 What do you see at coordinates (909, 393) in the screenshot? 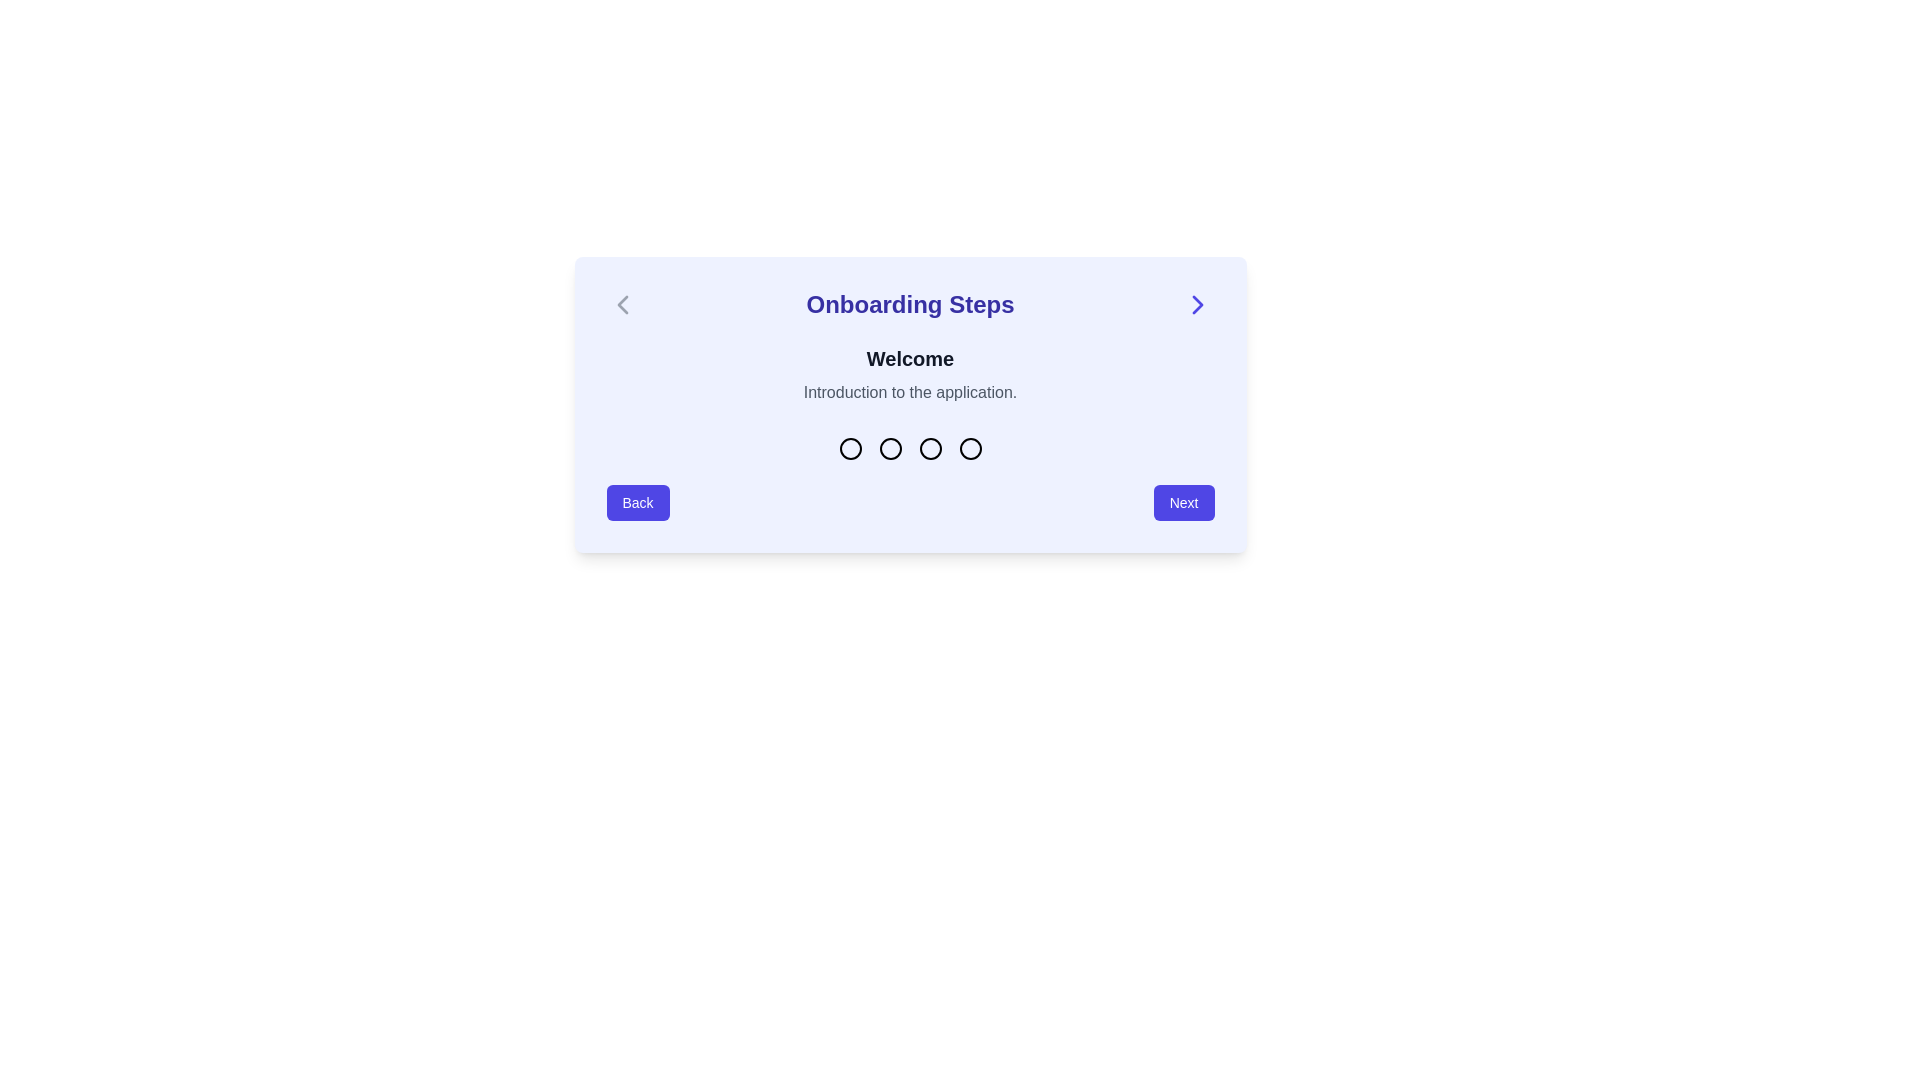
I see `the text element that provides a succinct introduction or description of the application, located directly beneath the heading 'Welcome' and centered in the interface` at bounding box center [909, 393].